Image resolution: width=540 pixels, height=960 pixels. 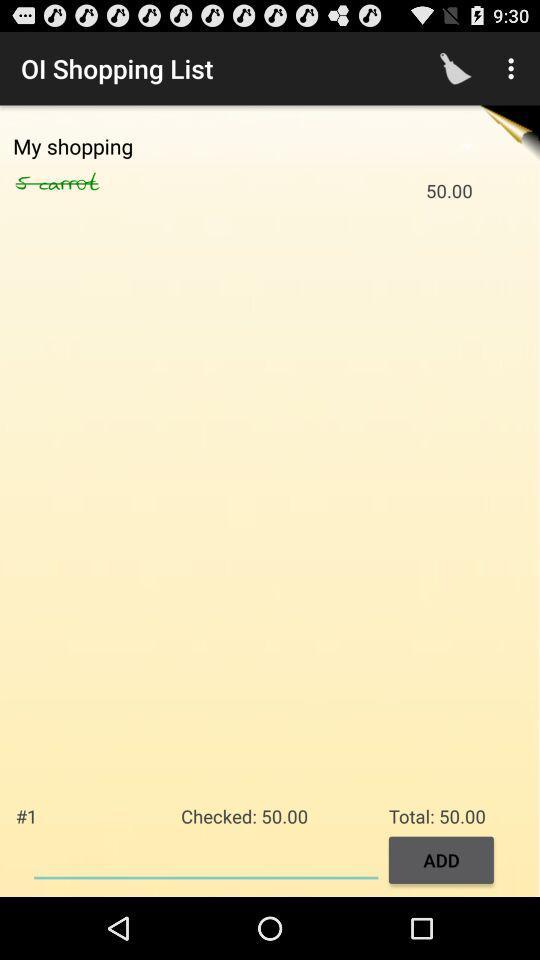 I want to click on item to the right of the oi shopping list app, so click(x=455, y=68).